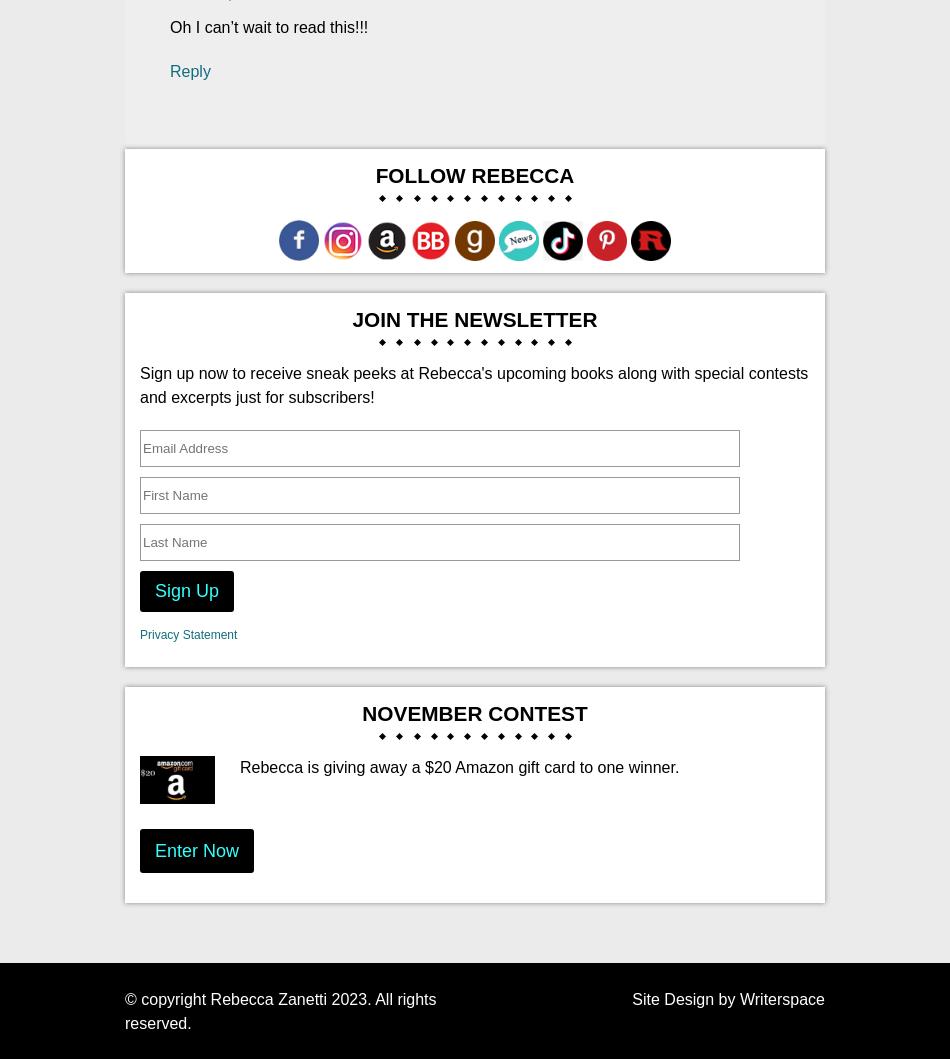 This screenshot has width=950, height=1059. What do you see at coordinates (268, 27) in the screenshot?
I see `'Oh I can’t wait to read this!!!'` at bounding box center [268, 27].